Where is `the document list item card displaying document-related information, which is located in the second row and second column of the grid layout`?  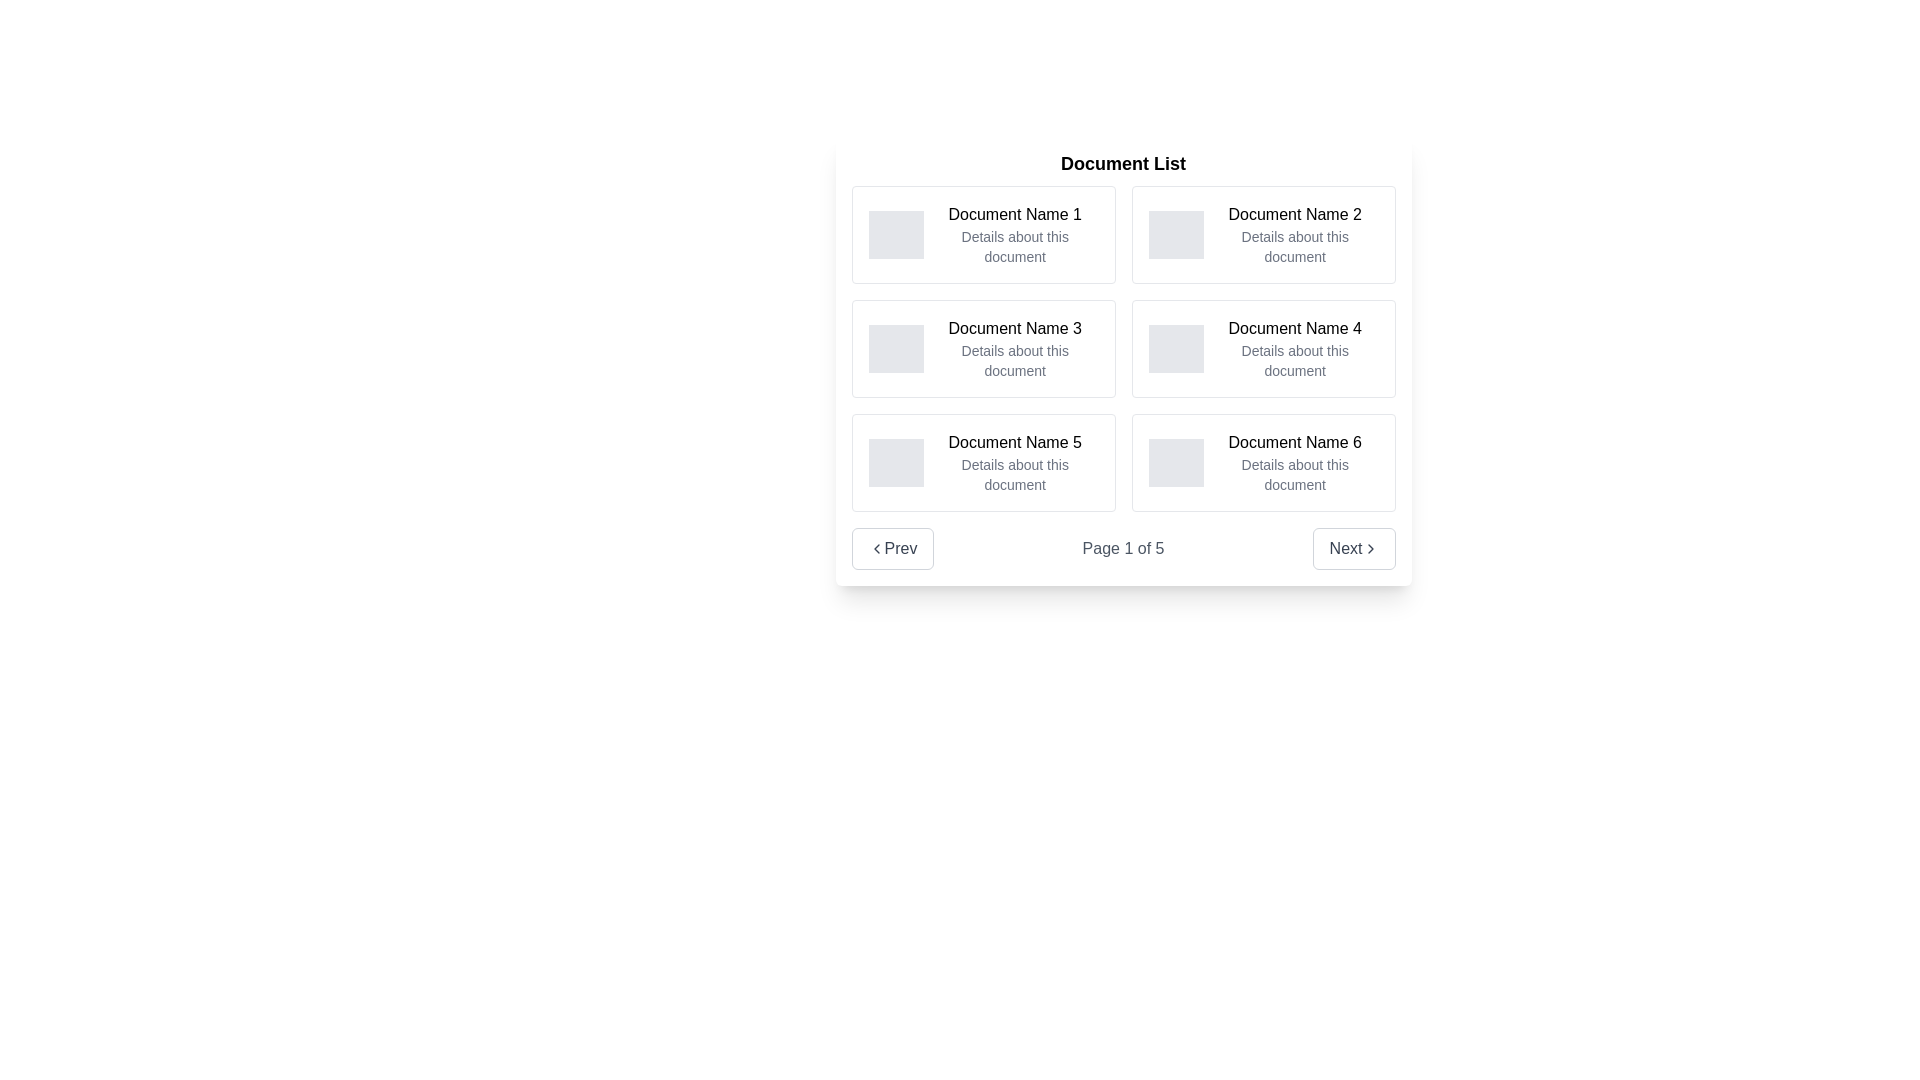 the document list item card displaying document-related information, which is located in the second row and second column of the grid layout is located at coordinates (1262, 347).